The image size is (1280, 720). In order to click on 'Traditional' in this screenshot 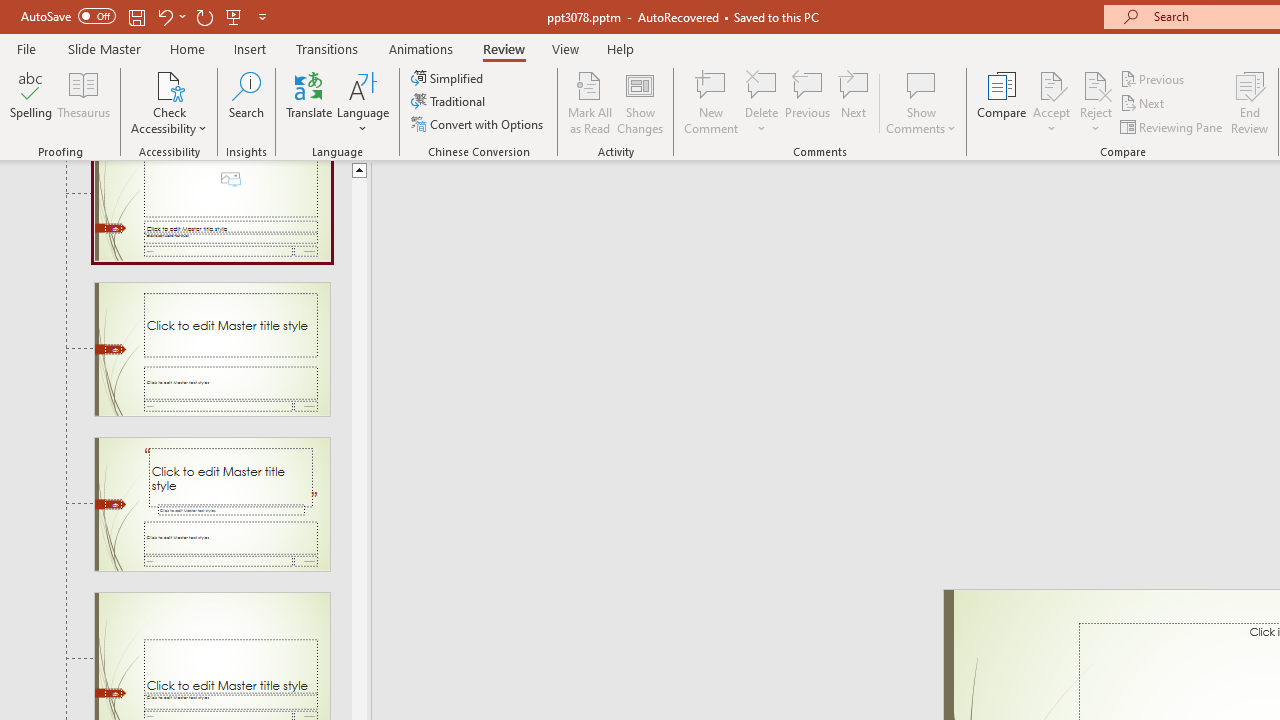, I will do `click(448, 101)`.